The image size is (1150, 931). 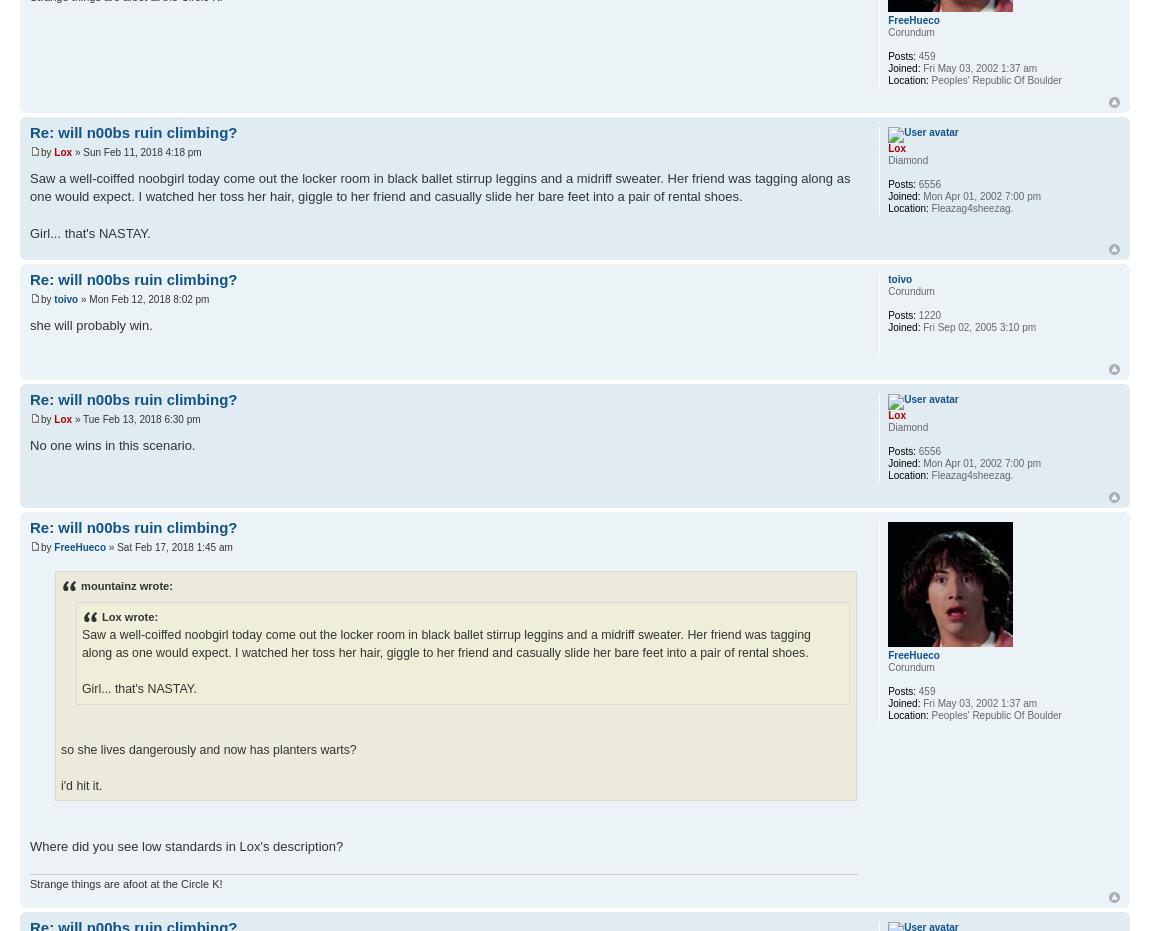 What do you see at coordinates (207, 748) in the screenshot?
I see `'so she lives dangerously and now has planters warts?'` at bounding box center [207, 748].